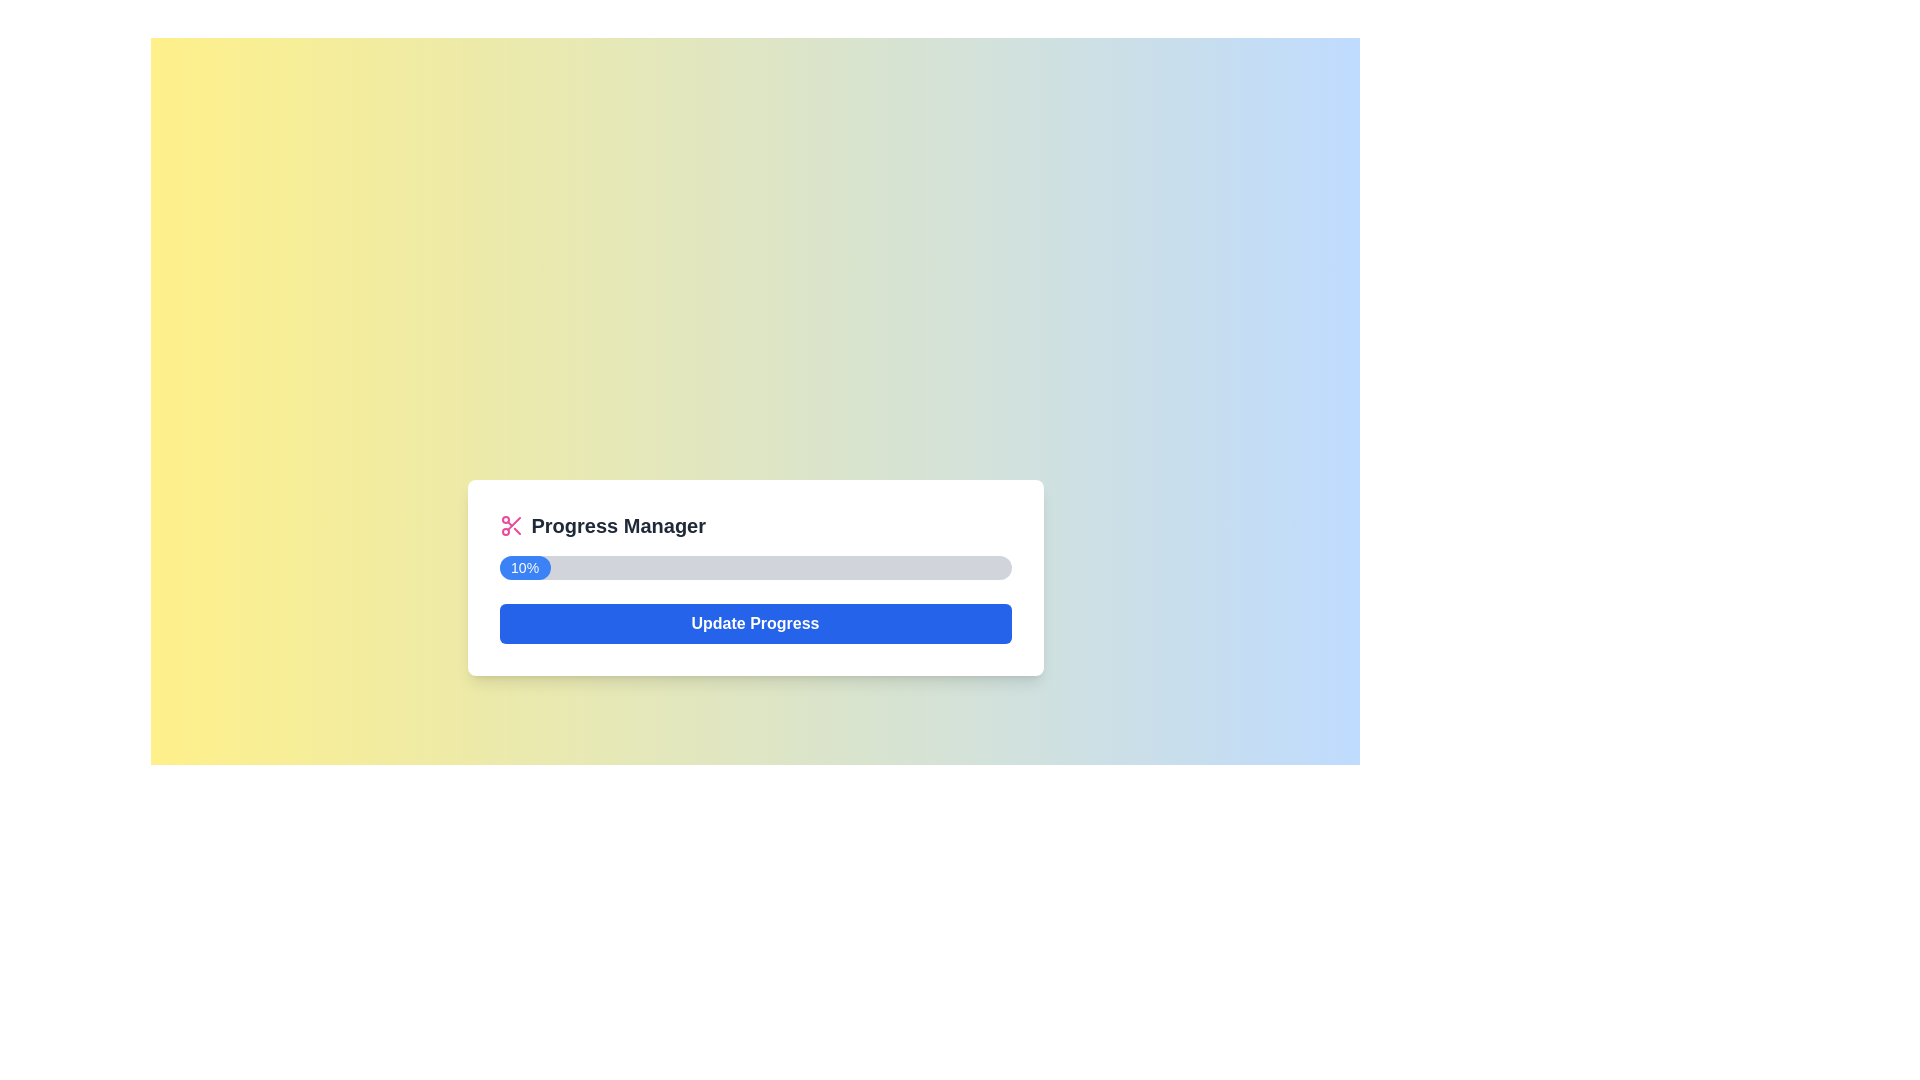 Image resolution: width=1920 pixels, height=1080 pixels. What do you see at coordinates (525, 567) in the screenshot?
I see `the progress indicator that visually represents 10% completion within the progress bar, located below the 'Progress Manager' label and above the 'Update Progress' button` at bounding box center [525, 567].